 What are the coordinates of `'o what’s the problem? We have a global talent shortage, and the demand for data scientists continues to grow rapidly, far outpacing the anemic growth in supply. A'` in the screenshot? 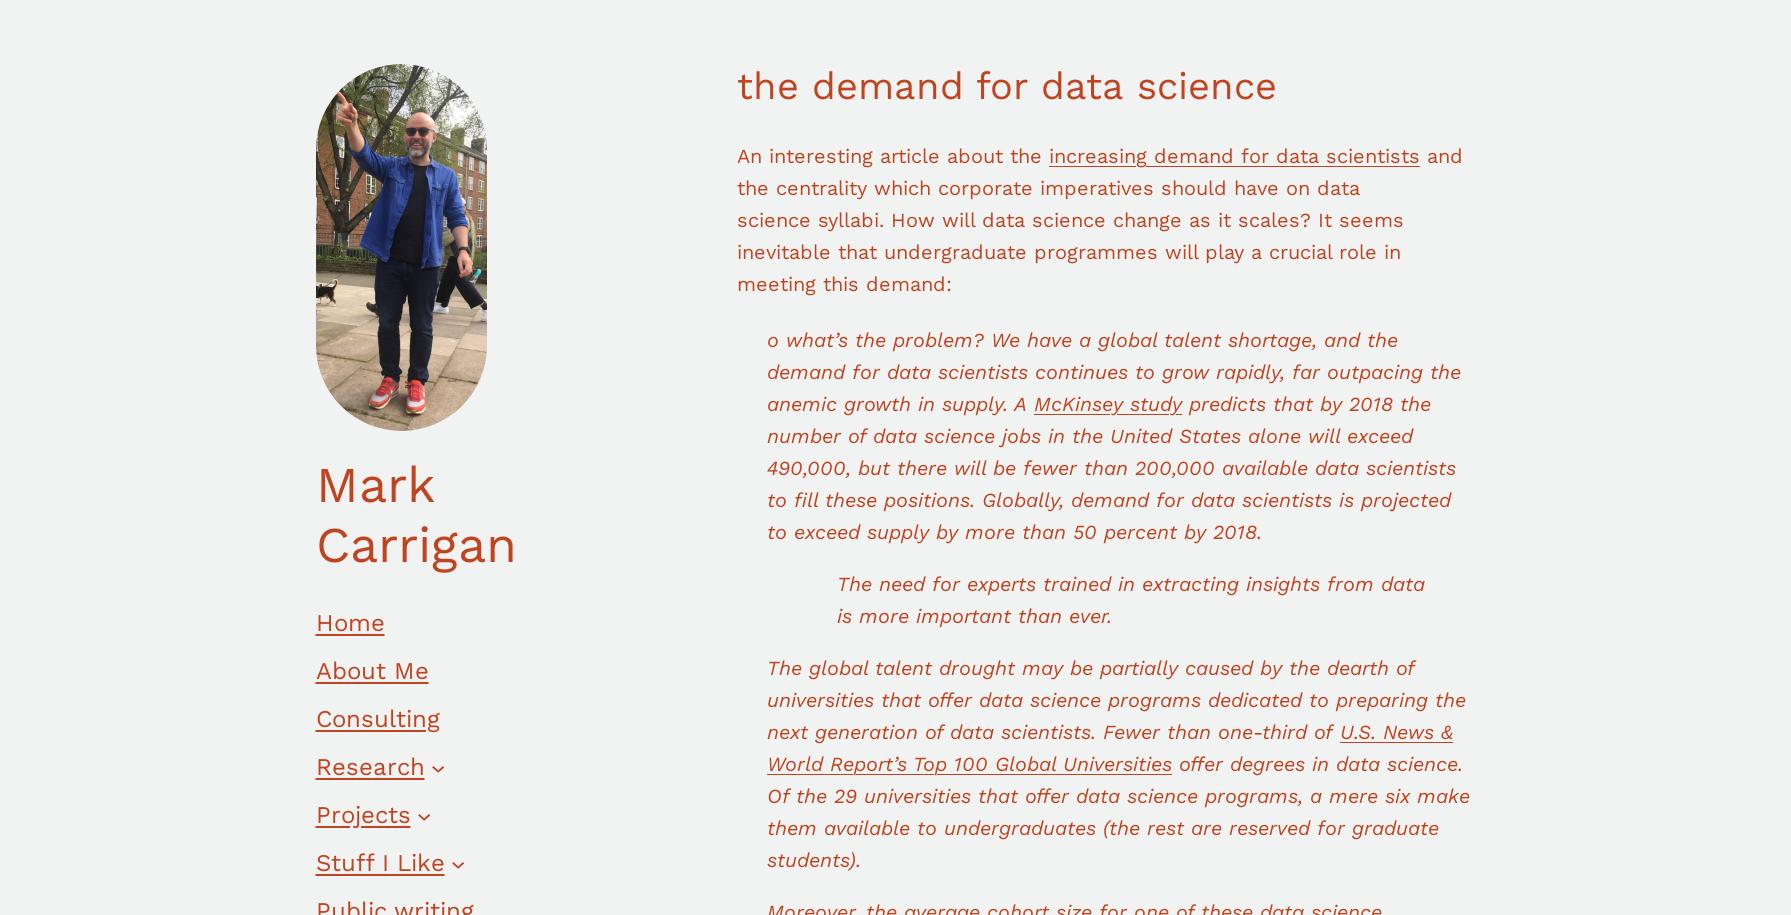 It's located at (1111, 370).